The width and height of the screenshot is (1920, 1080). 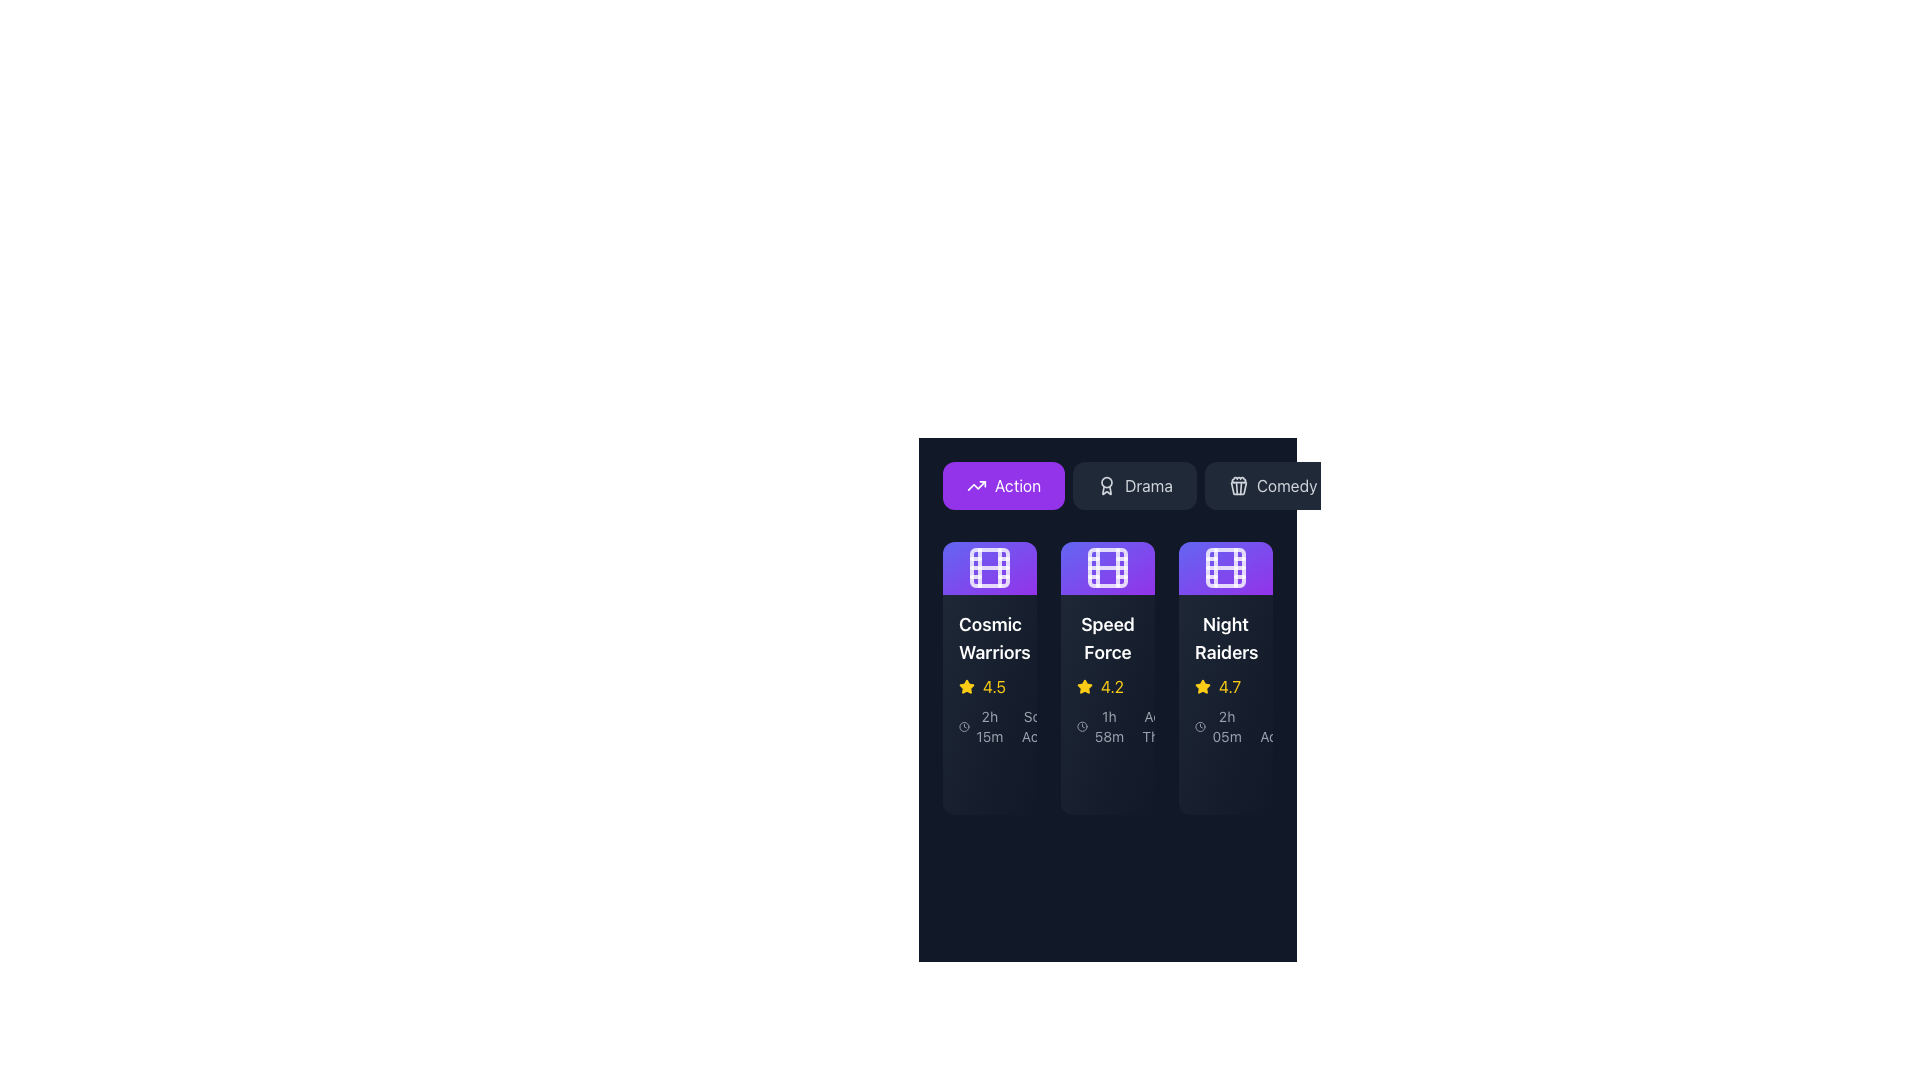 I want to click on text label titled 'Cosmic Warriors' which is displayed in large, bold, white font in the first card of the movie list, located directly under the film reel icon, so click(x=989, y=637).